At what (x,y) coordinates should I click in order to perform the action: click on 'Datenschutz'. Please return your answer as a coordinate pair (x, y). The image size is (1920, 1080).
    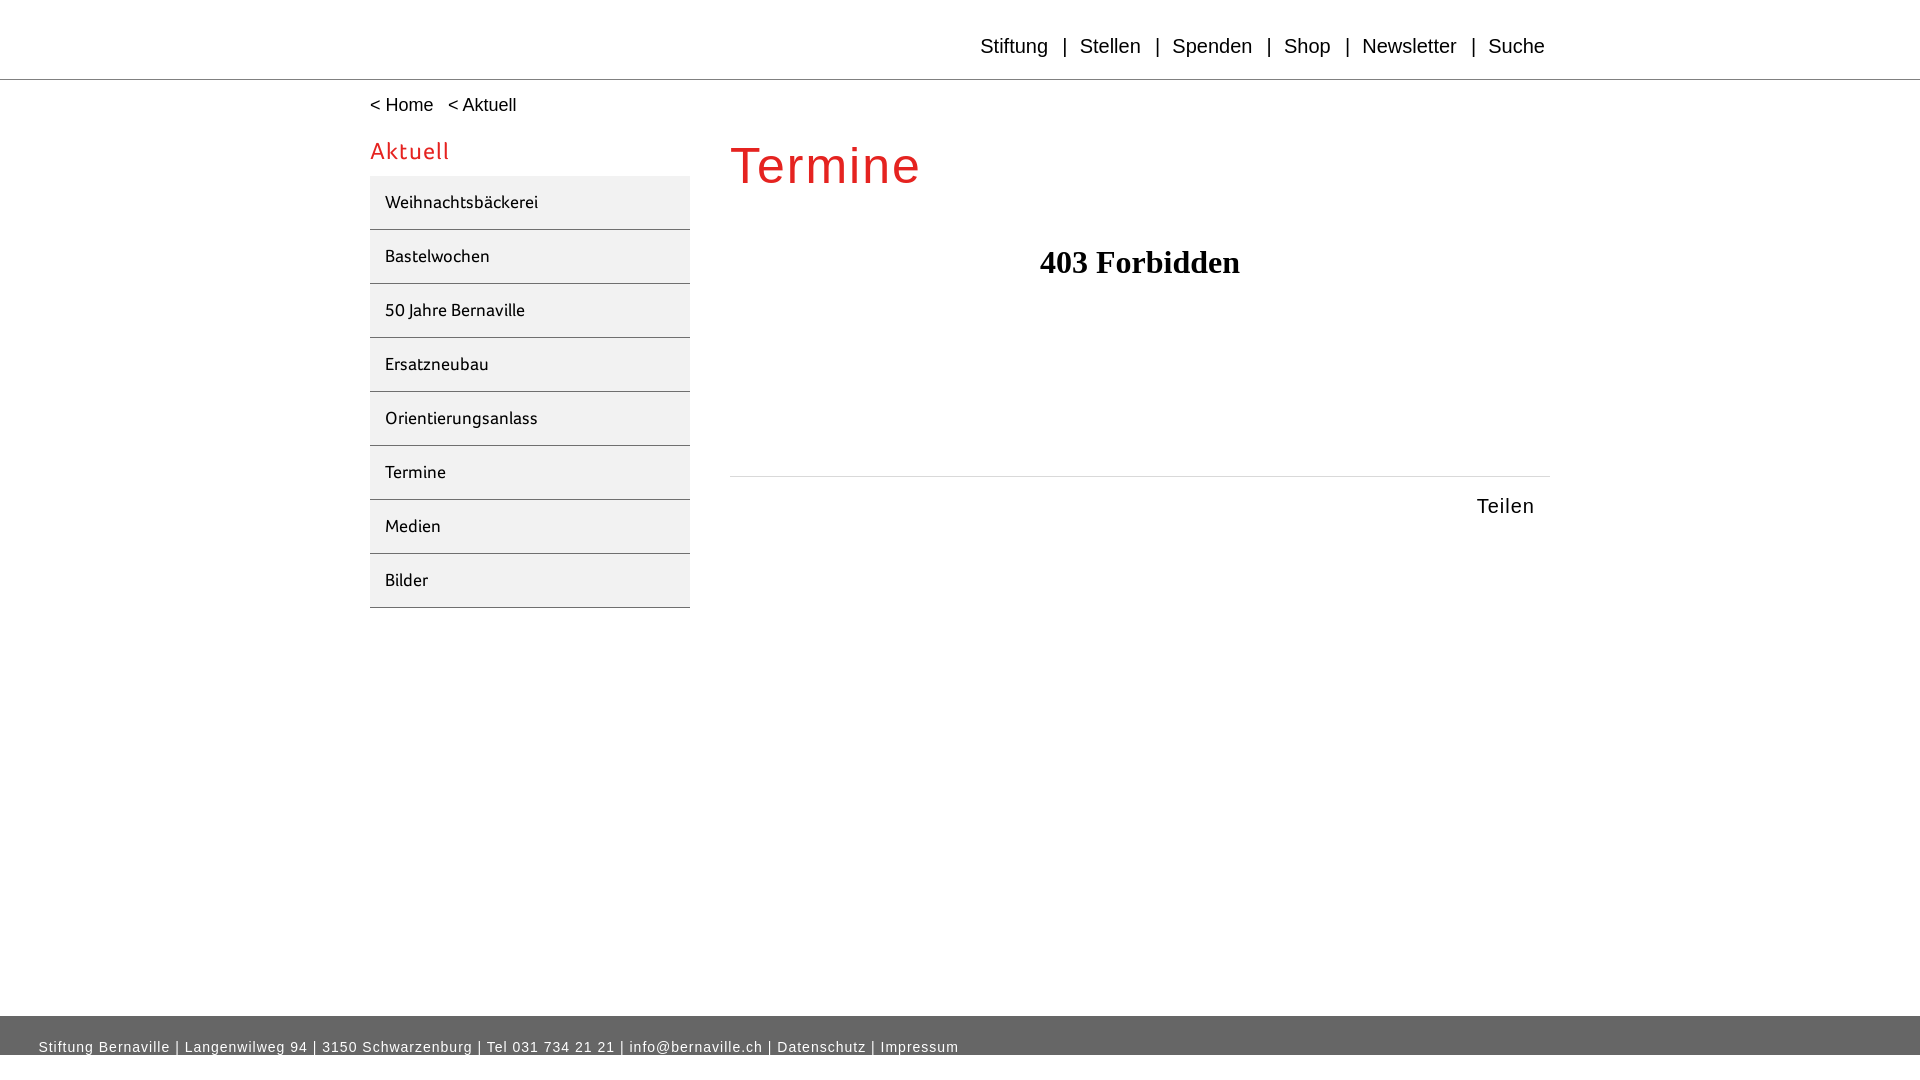
    Looking at the image, I should click on (821, 1046).